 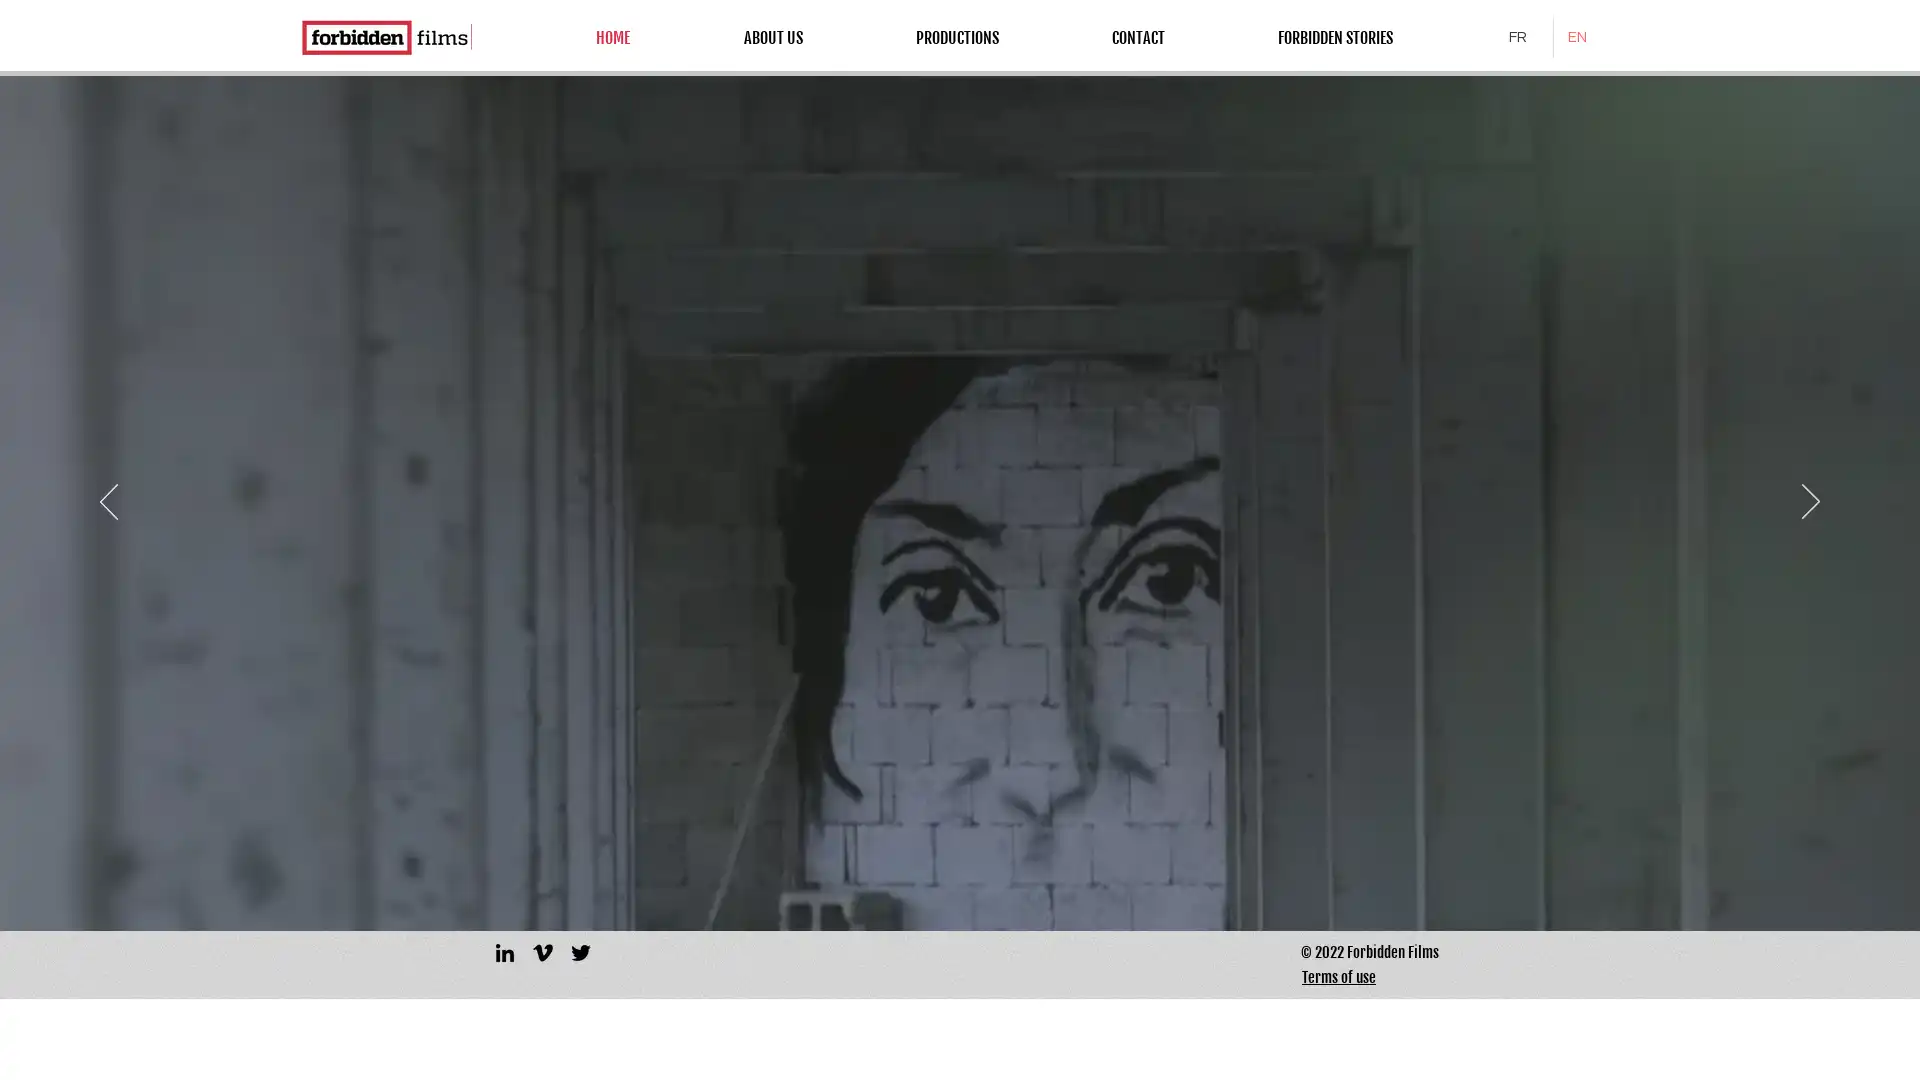 I want to click on English, so click(x=1582, y=37).